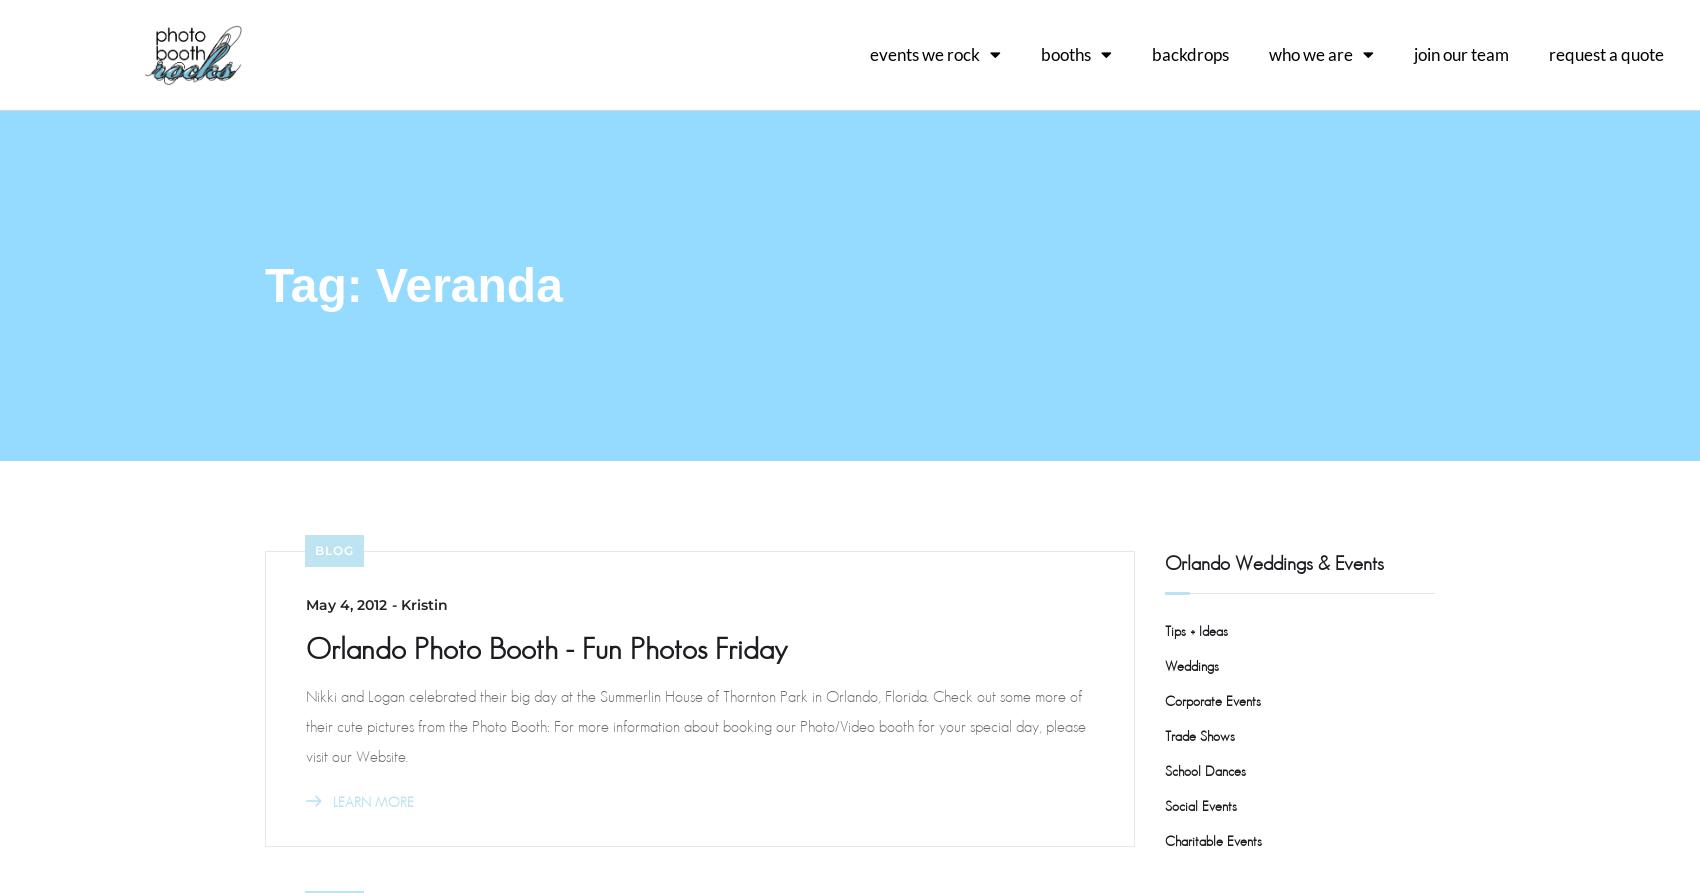 Image resolution: width=1700 pixels, height=893 pixels. Describe the element at coordinates (1211, 700) in the screenshot. I see `'Corporate Events'` at that location.